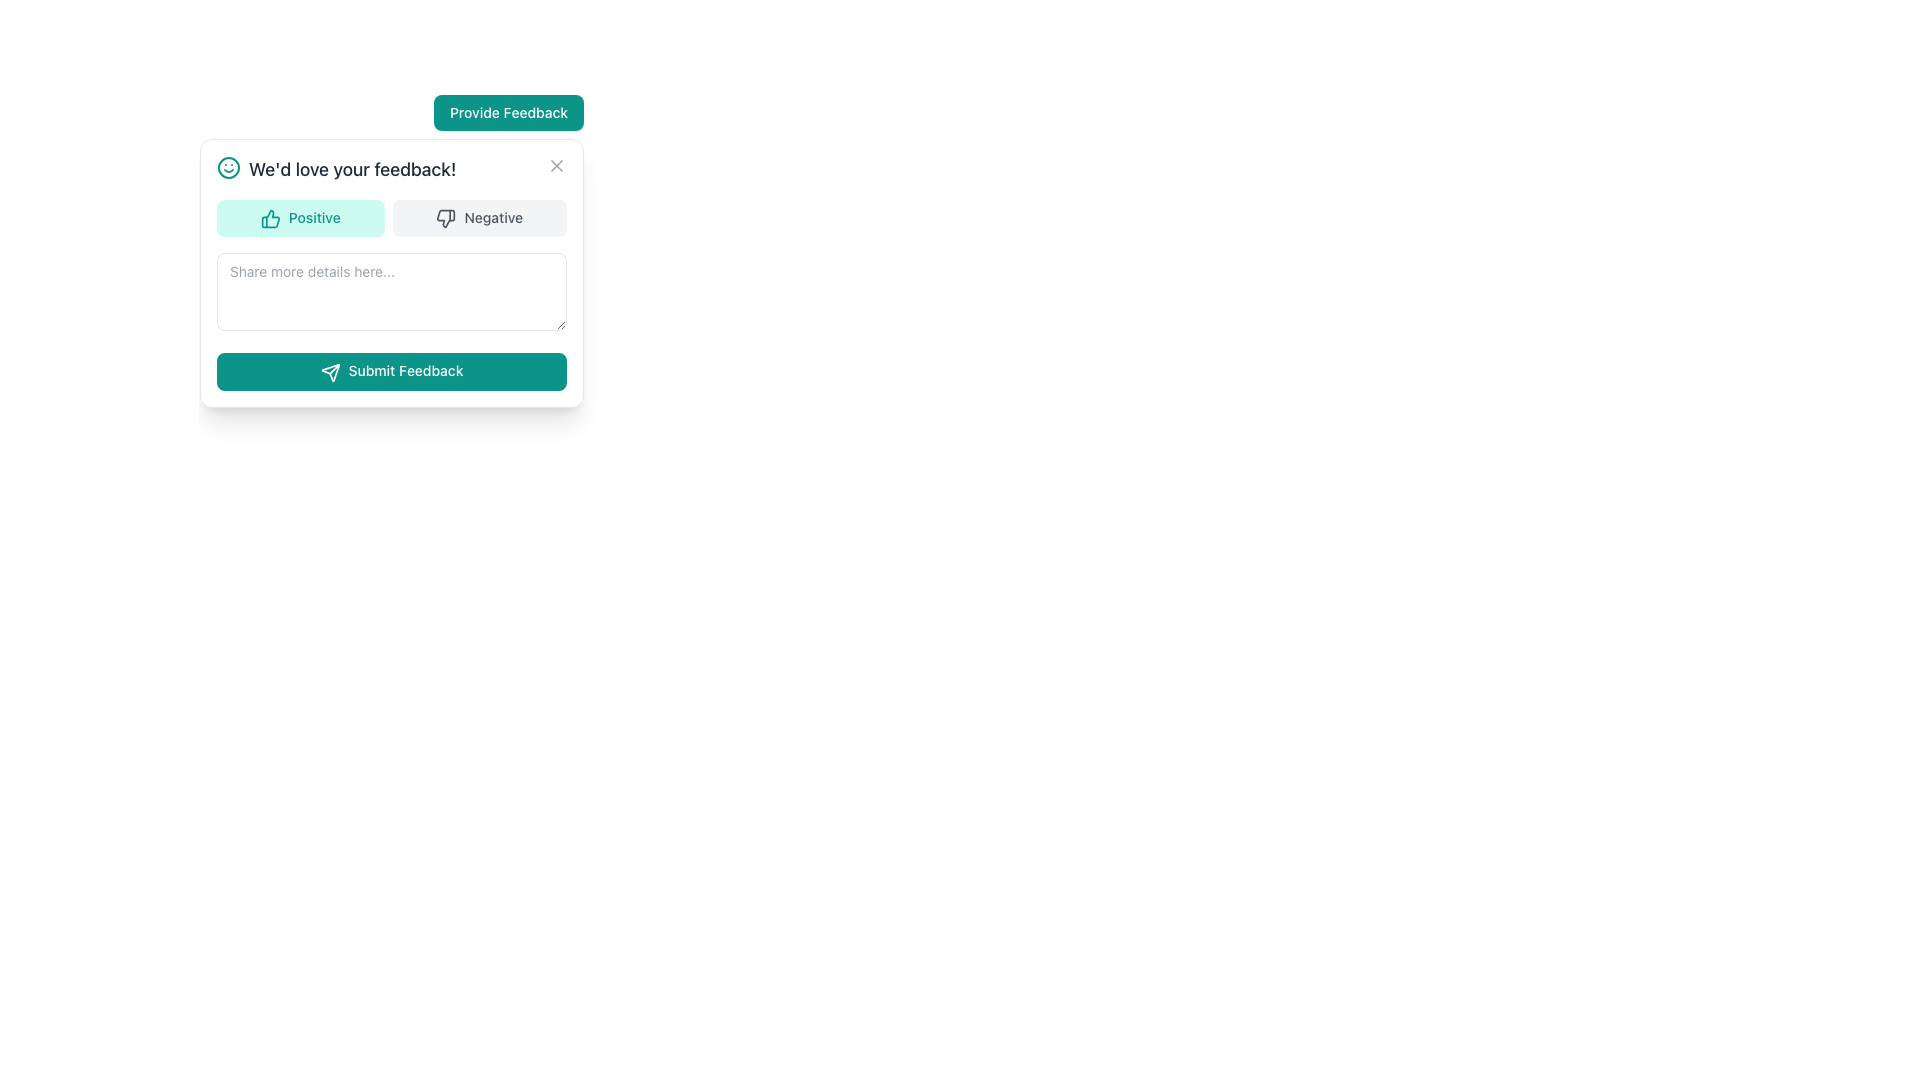 This screenshot has height=1080, width=1920. Describe the element at coordinates (330, 372) in the screenshot. I see `the decorative paper airplane icon on the left side of the 'Submit Feedback' button located at the bottom center of the feedback form` at that location.